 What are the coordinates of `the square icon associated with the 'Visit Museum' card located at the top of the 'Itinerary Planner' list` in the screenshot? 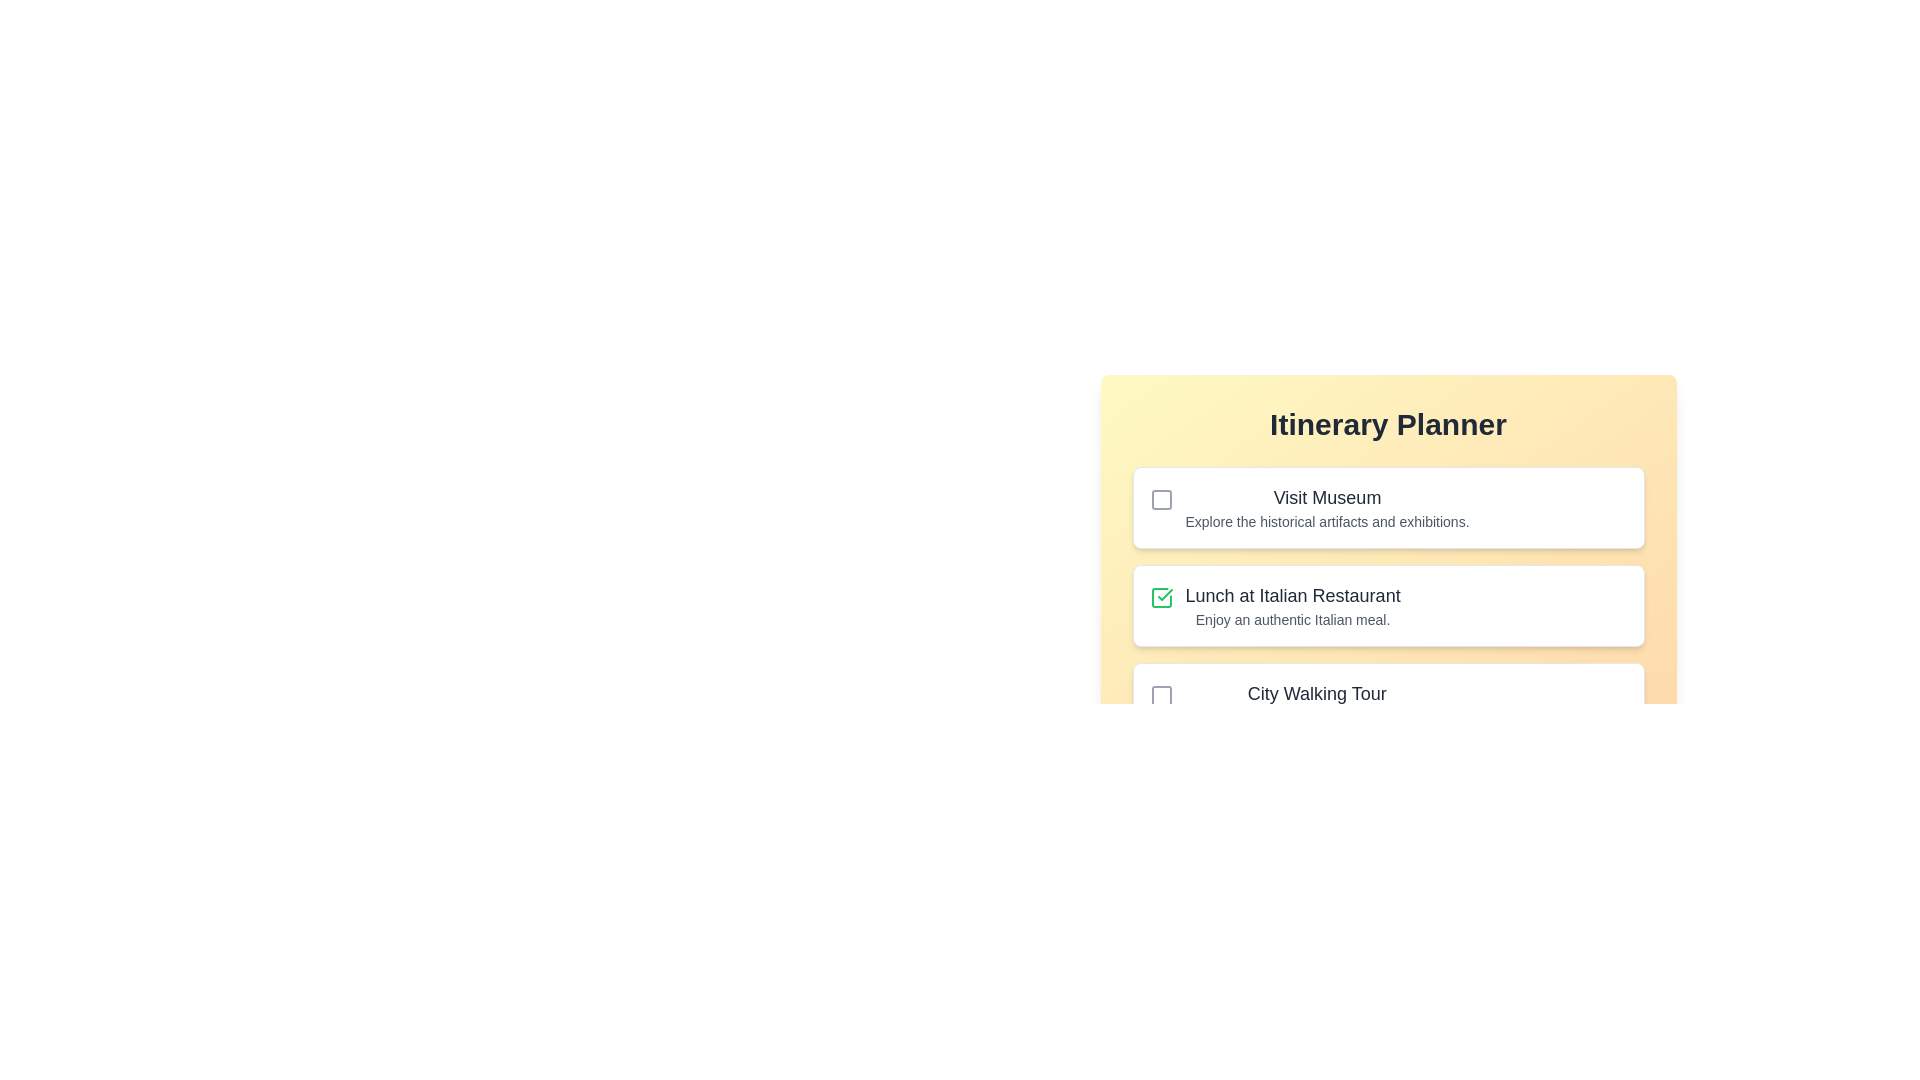 It's located at (1161, 499).